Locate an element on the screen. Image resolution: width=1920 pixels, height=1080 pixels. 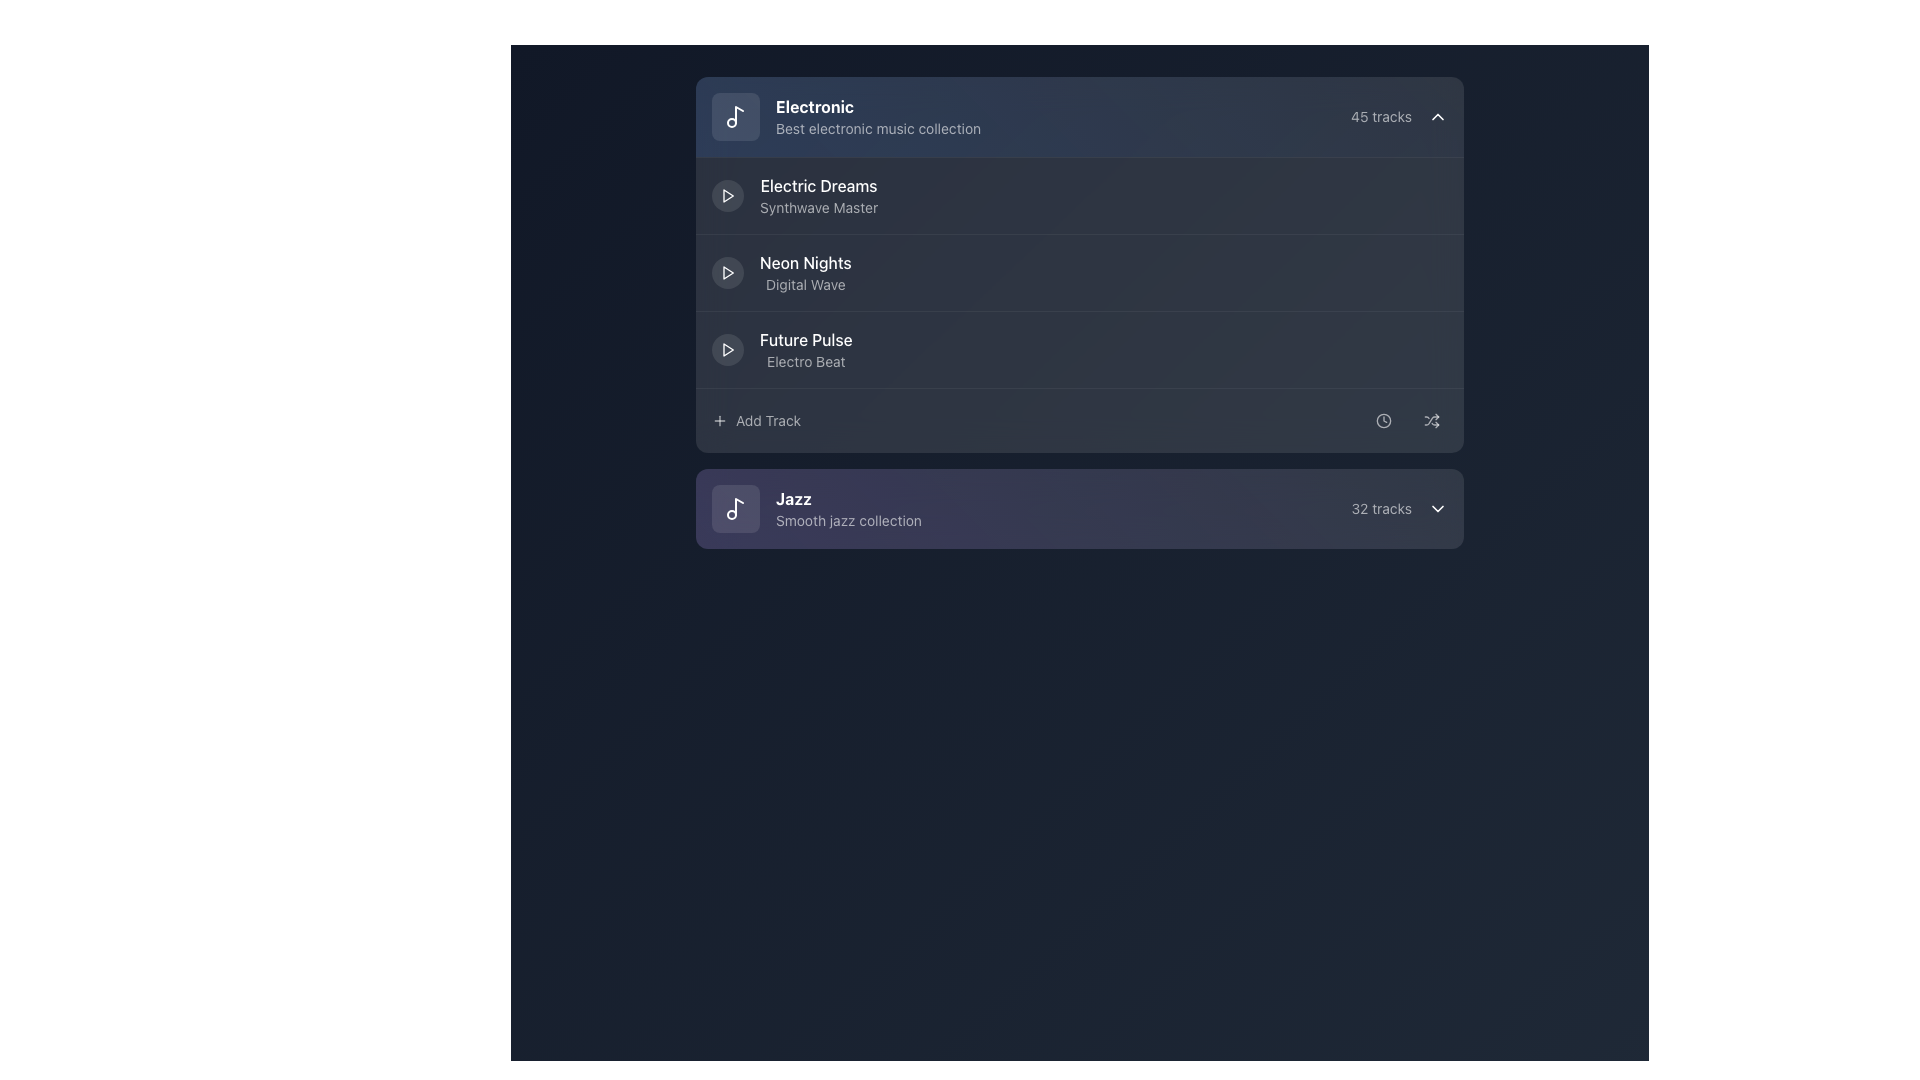
the SVG Circle element that serves as the primary circle in the clock icon representation, located within the second track's options in the 'Electronic' collection group is located at coordinates (1382, 419).